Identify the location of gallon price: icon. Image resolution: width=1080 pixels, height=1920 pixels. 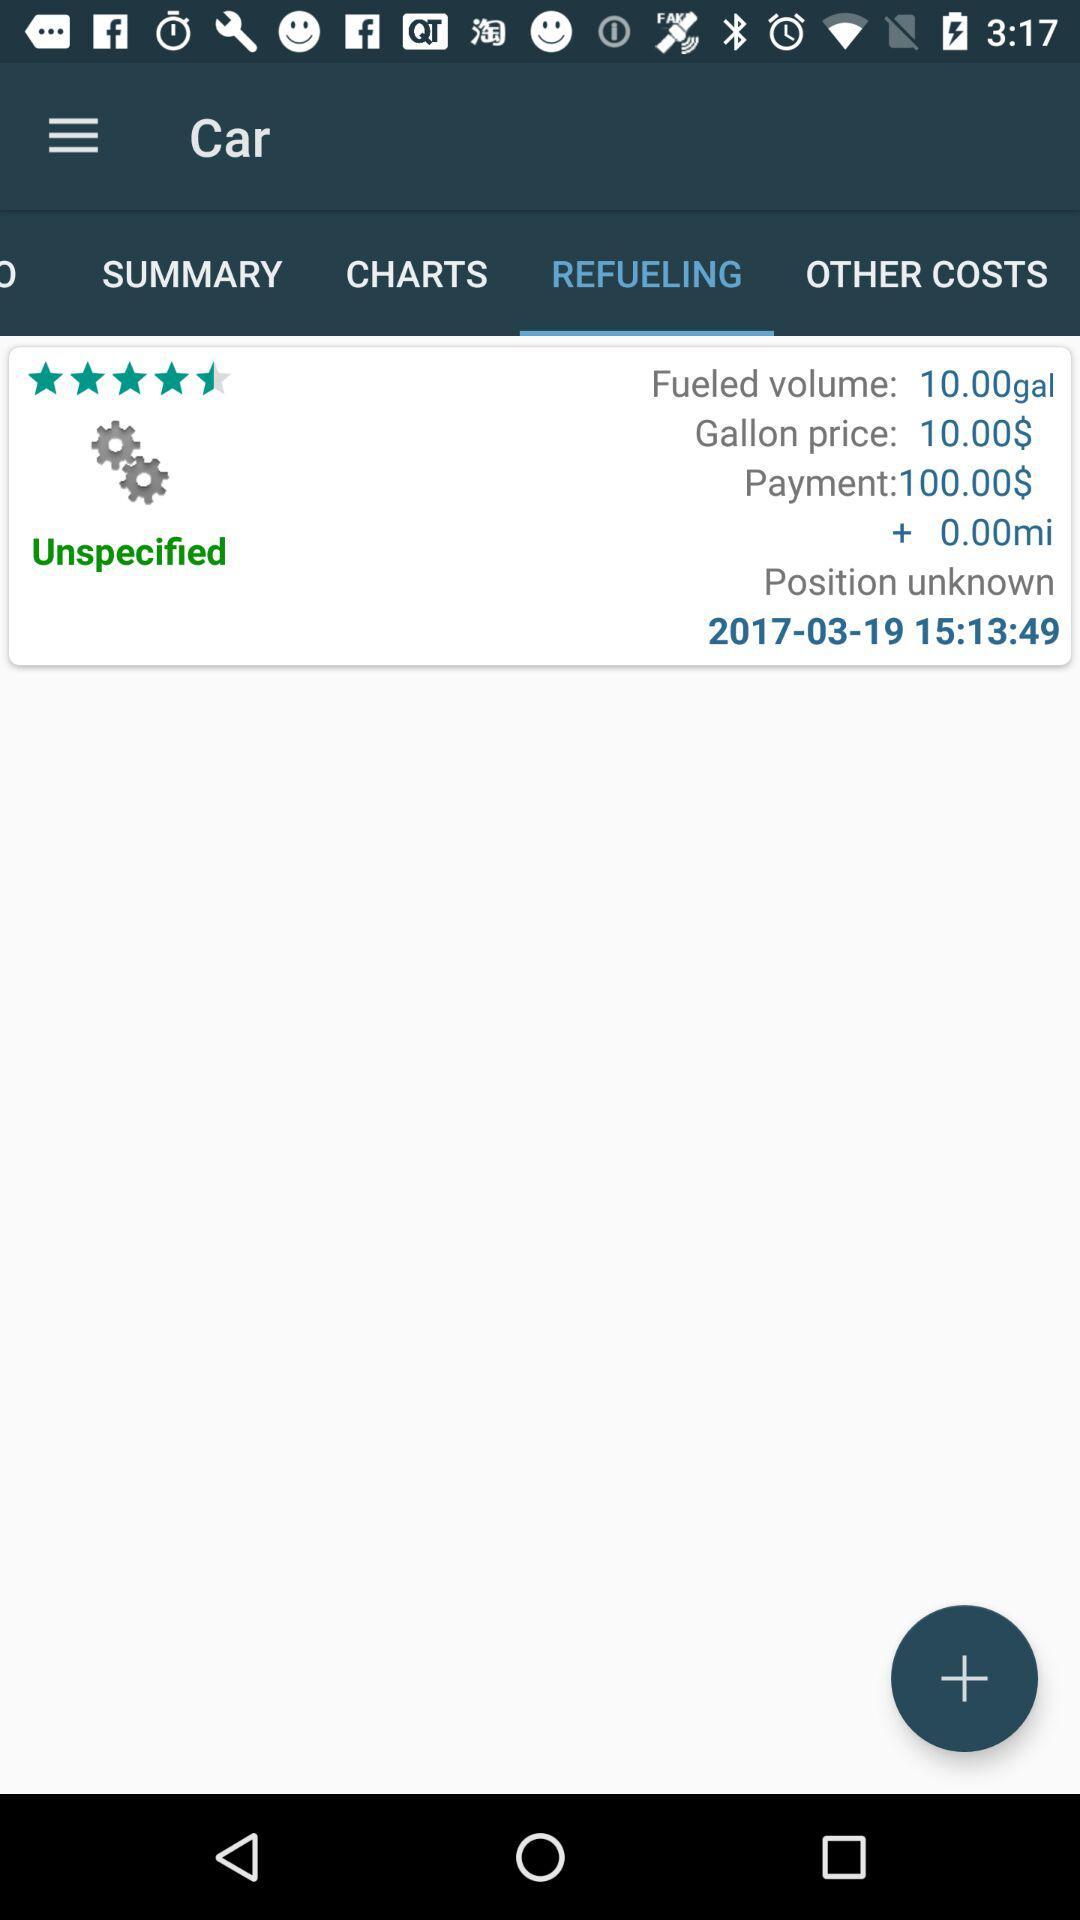
(795, 431).